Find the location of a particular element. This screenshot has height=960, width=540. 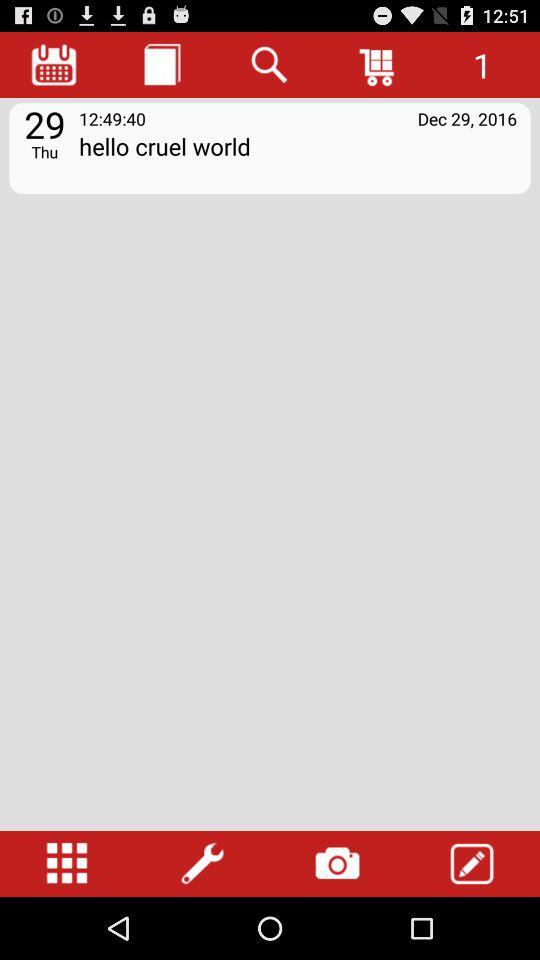

new note is located at coordinates (161, 64).